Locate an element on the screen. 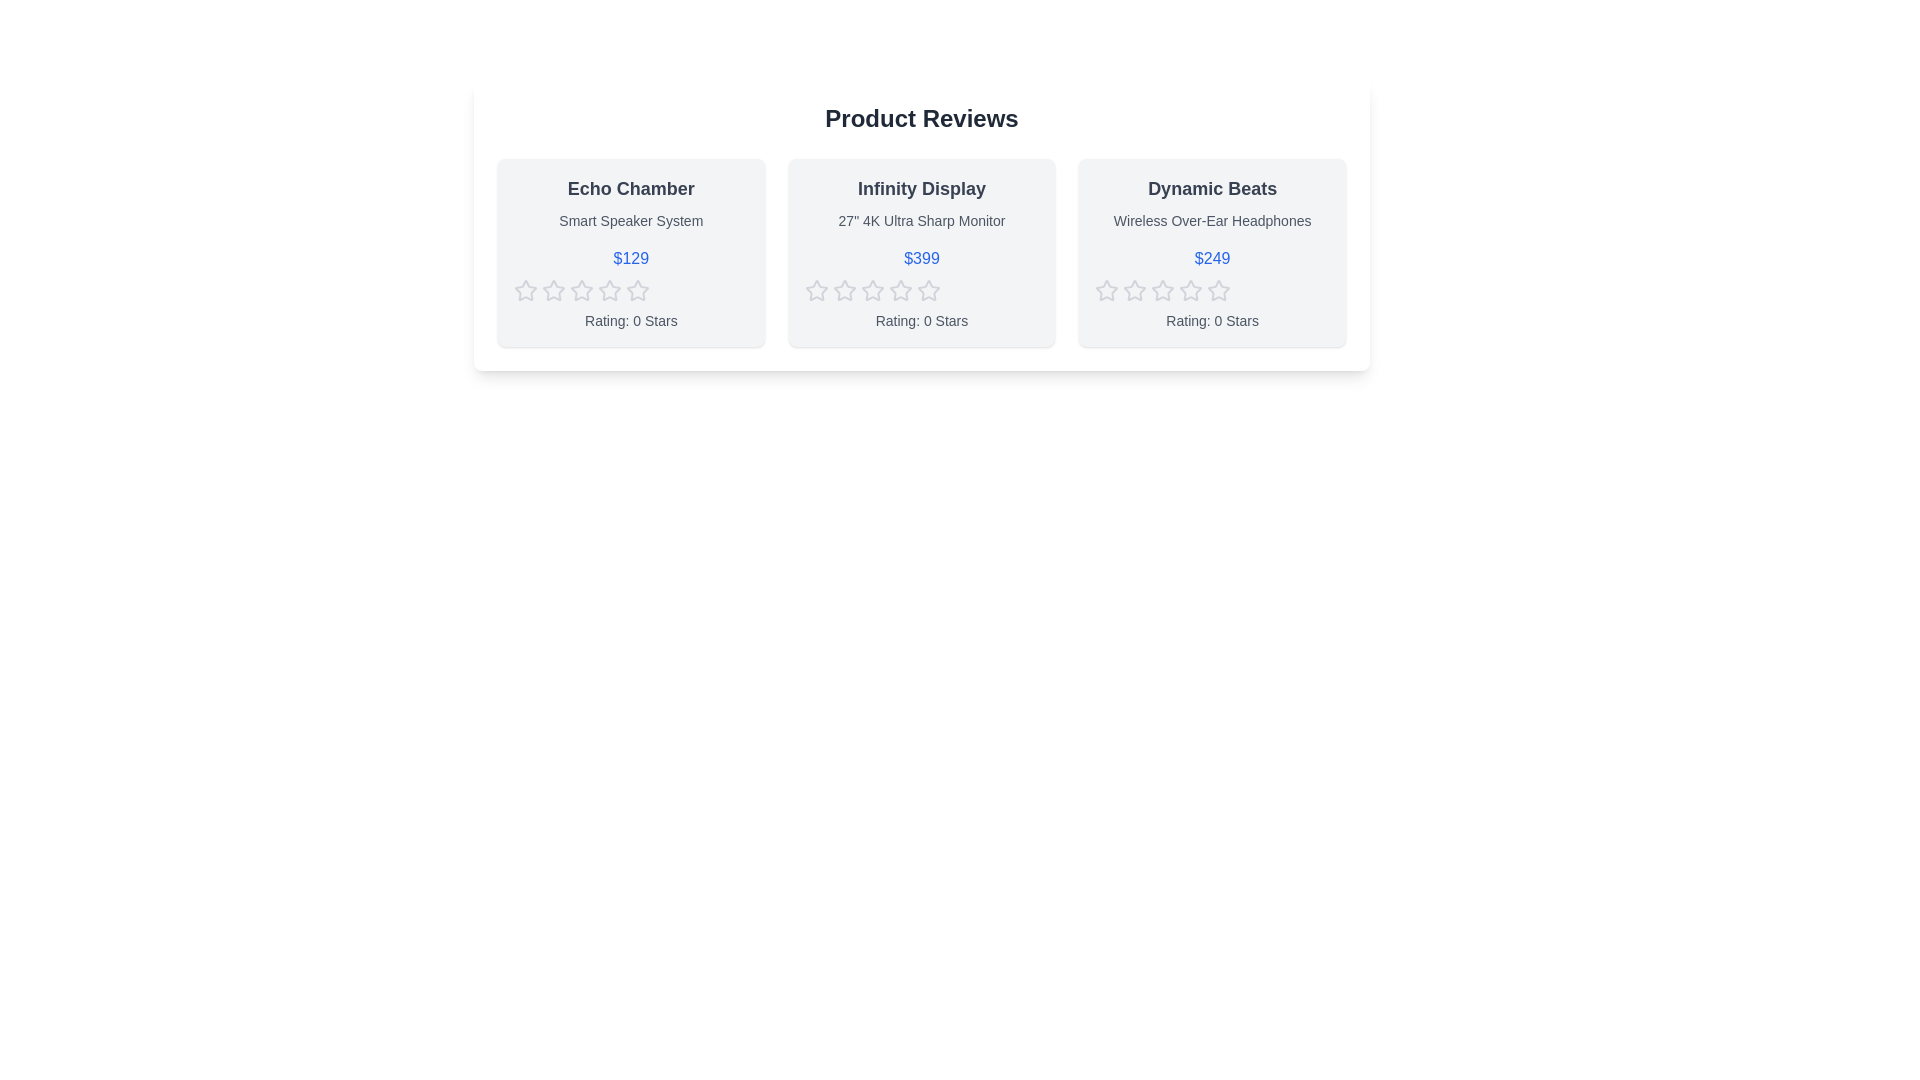  the second star icon in the rating system for the product 'Echo Chamber' to rate it is located at coordinates (608, 290).